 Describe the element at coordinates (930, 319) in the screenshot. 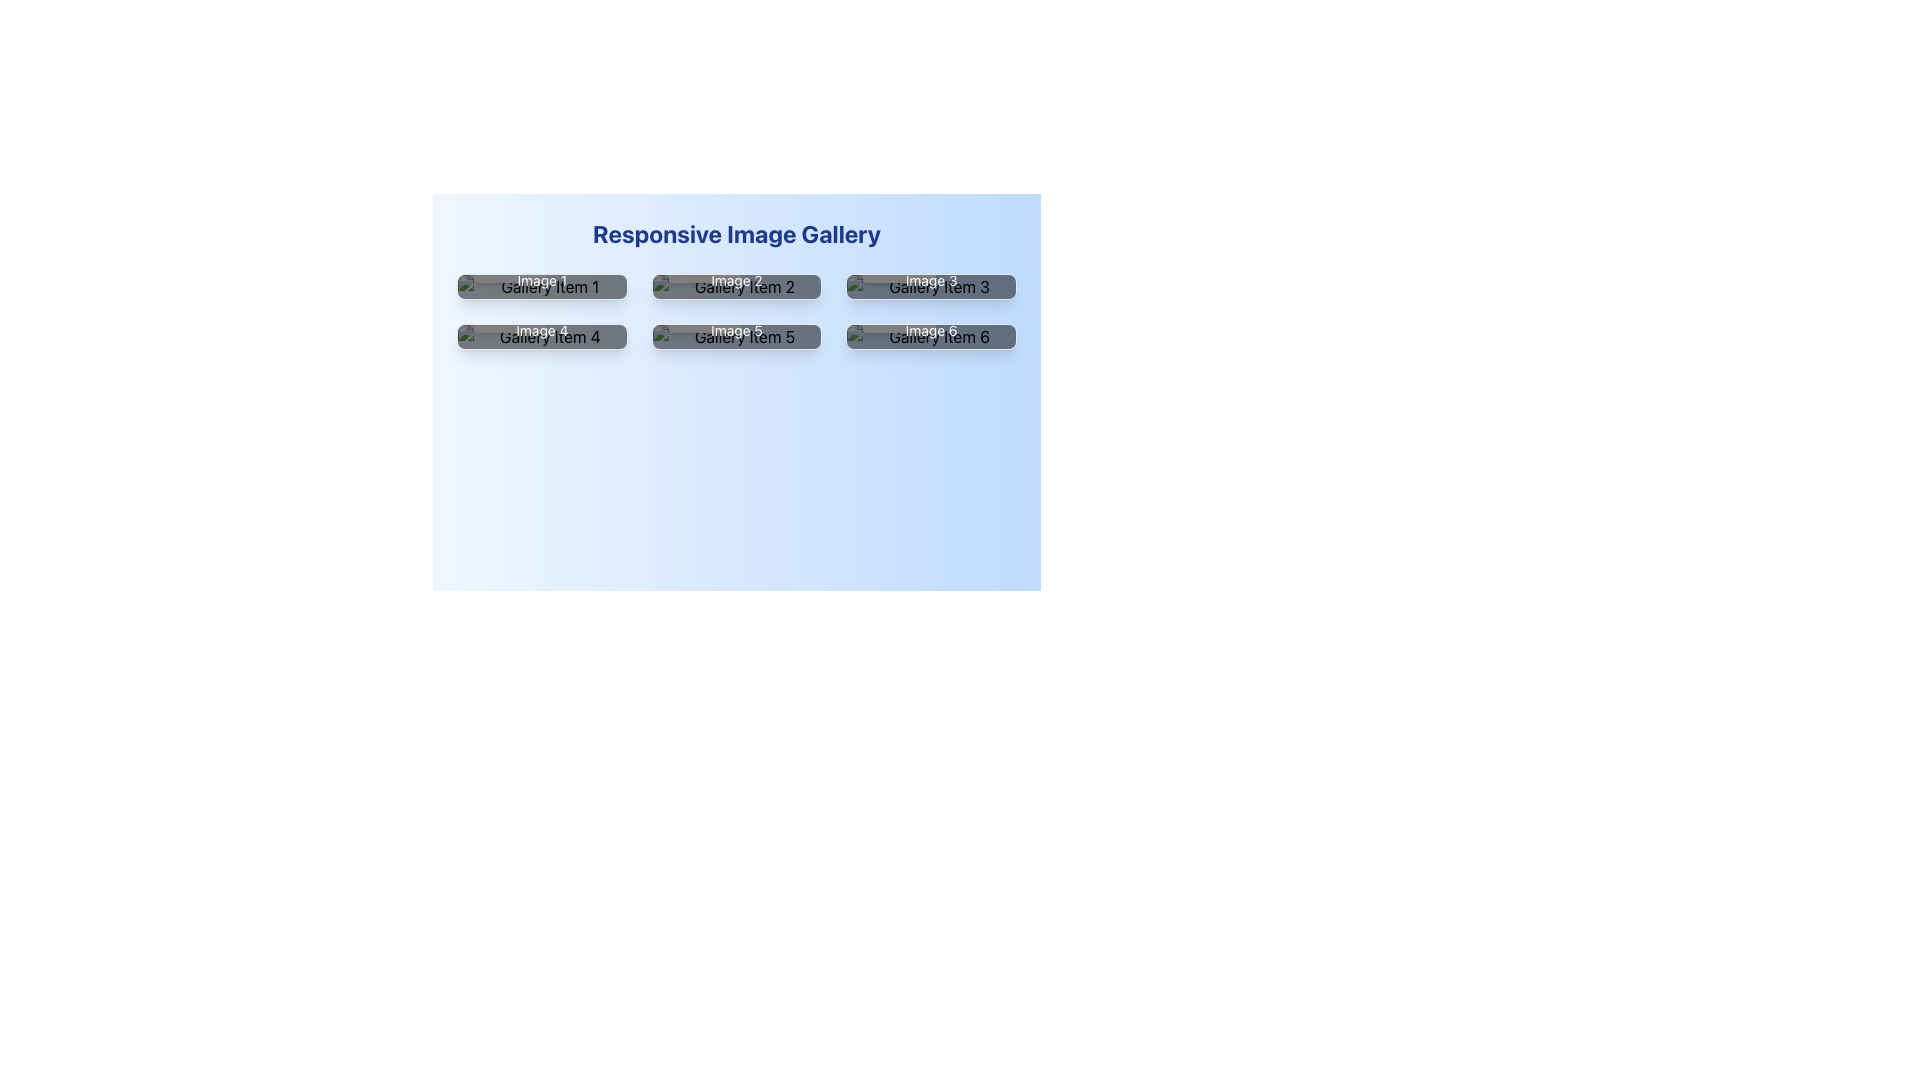

I see `the Text label located at the bottom section of the 'Image 6' gallery card, which provides a description for the associated image` at that location.